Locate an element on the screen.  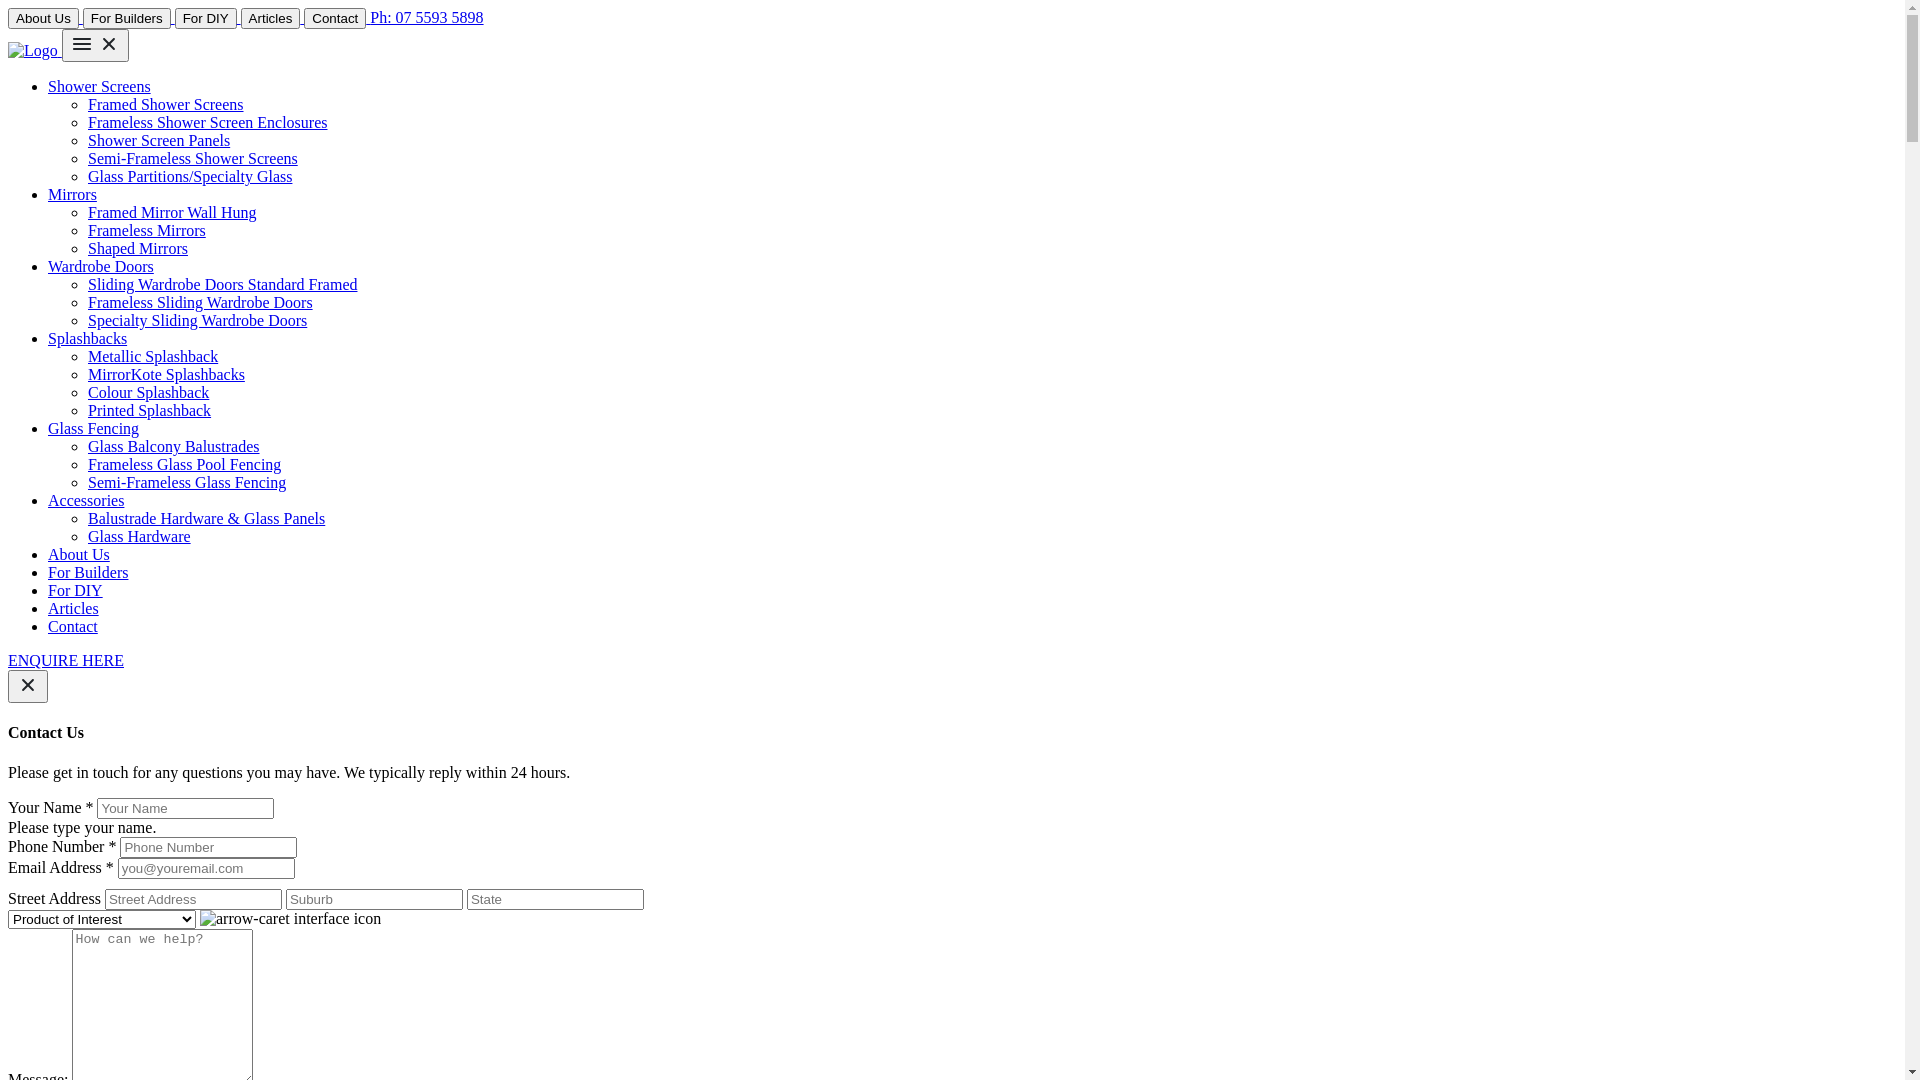
'Metallic Splashback' is located at coordinates (152, 355).